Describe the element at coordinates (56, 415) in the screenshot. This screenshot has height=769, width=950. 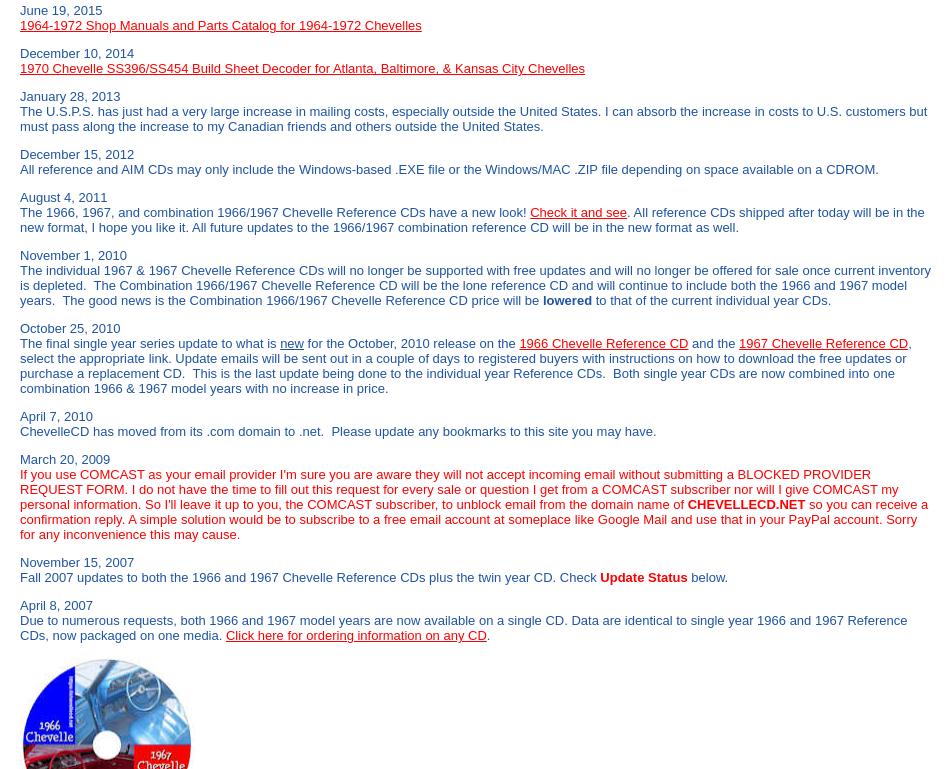
I see `'April 7, 2010'` at that location.